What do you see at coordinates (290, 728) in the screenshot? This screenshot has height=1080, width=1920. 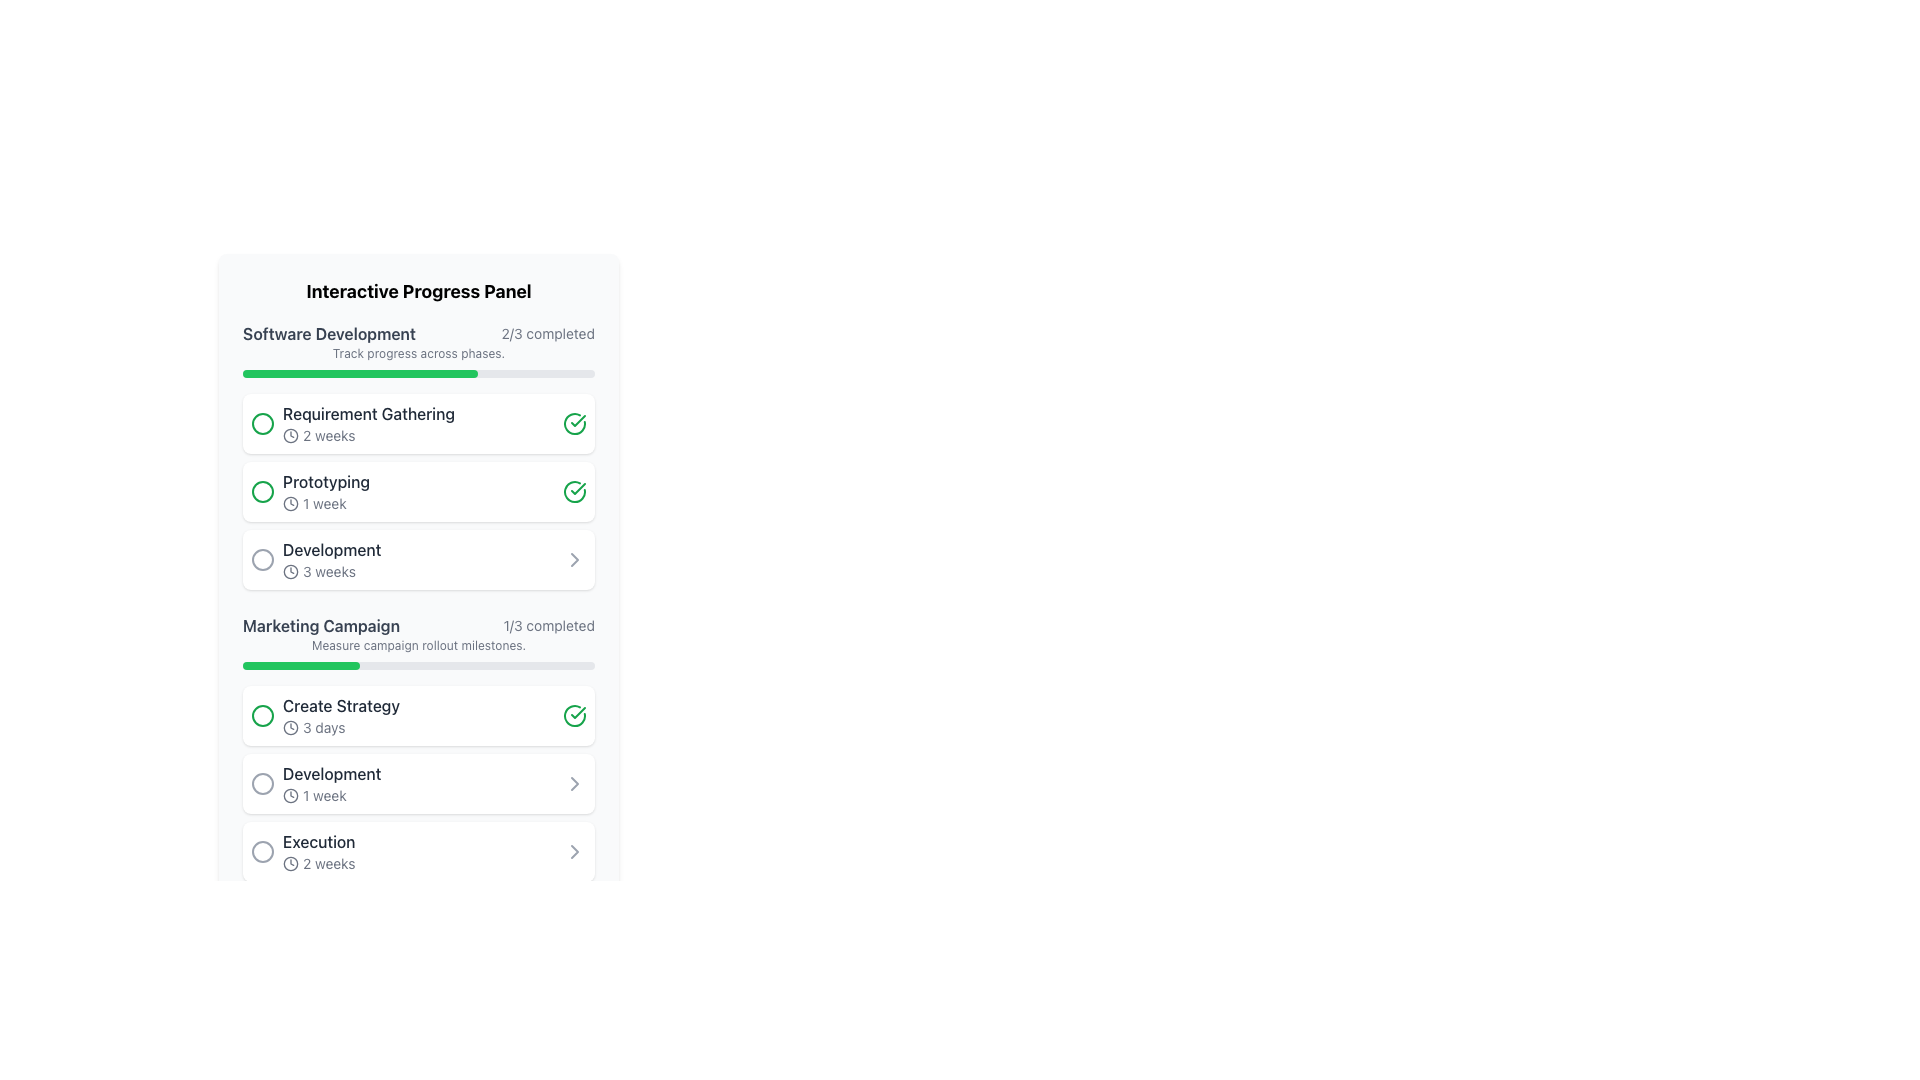 I see `the SVG Circle that visually represents the clock icon next to the 'Create Strategy' task in the 'Marketing Campaign' section` at bounding box center [290, 728].